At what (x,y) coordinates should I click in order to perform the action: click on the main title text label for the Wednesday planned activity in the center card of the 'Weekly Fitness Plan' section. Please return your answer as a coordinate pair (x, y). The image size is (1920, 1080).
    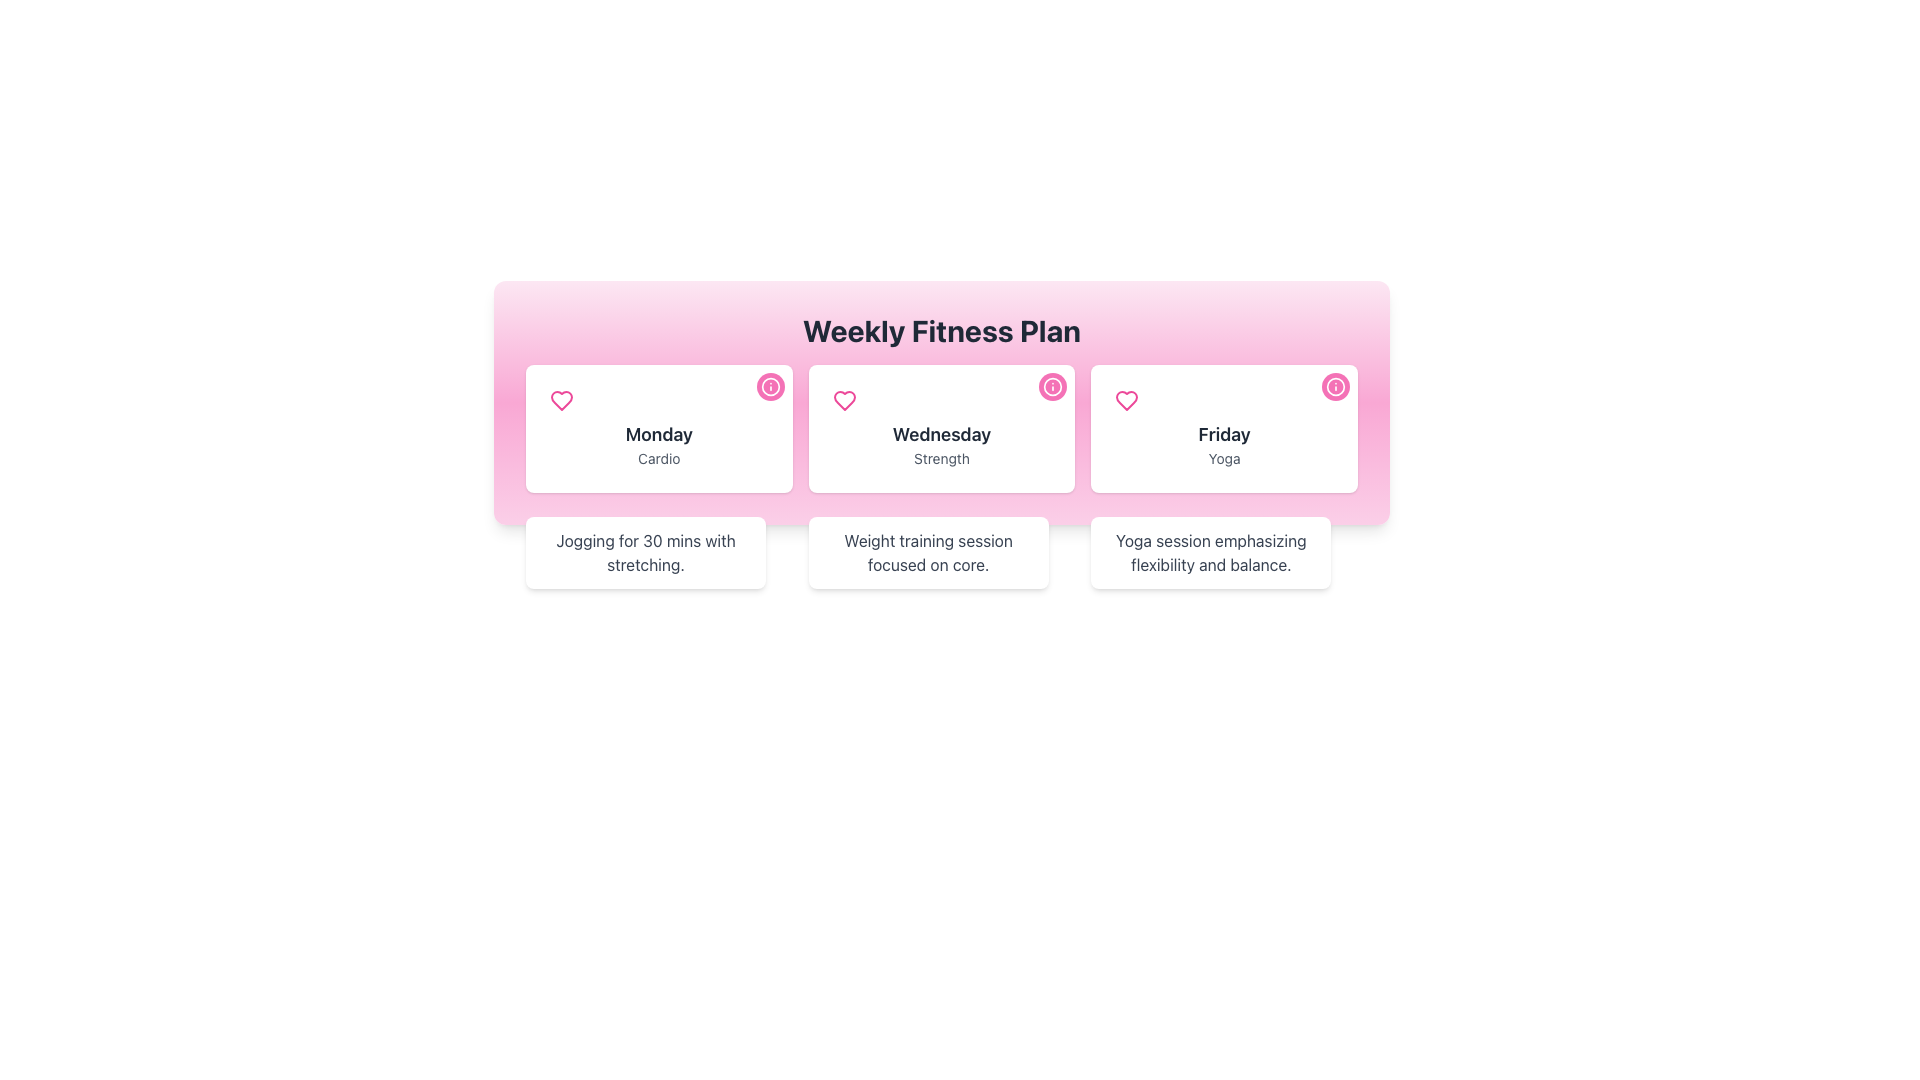
    Looking at the image, I should click on (940, 434).